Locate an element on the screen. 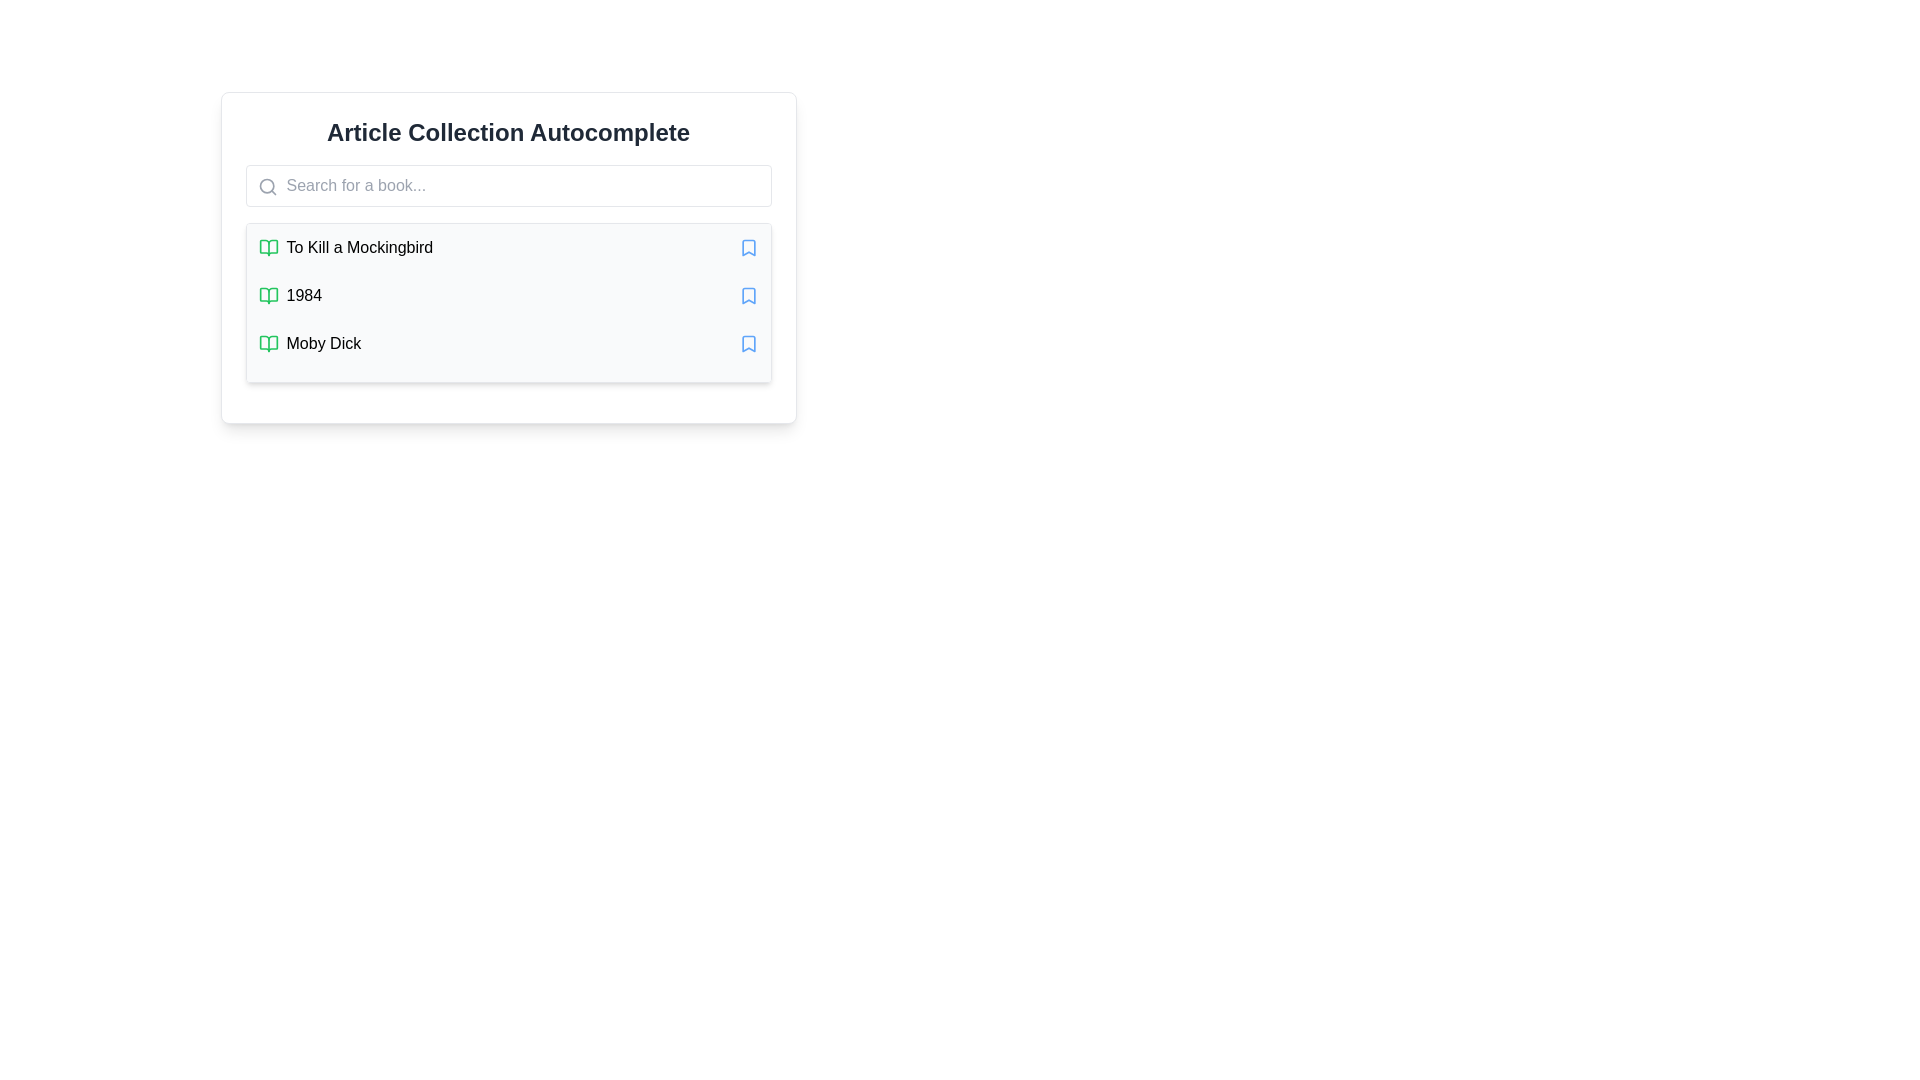 This screenshot has height=1080, width=1920. book title specified in the text label located in the second entry of the 'Article Collection Autocomplete' list, which is positioned to the right of a green book icon and above another text label reading 'Moby Dick' is located at coordinates (303, 296).